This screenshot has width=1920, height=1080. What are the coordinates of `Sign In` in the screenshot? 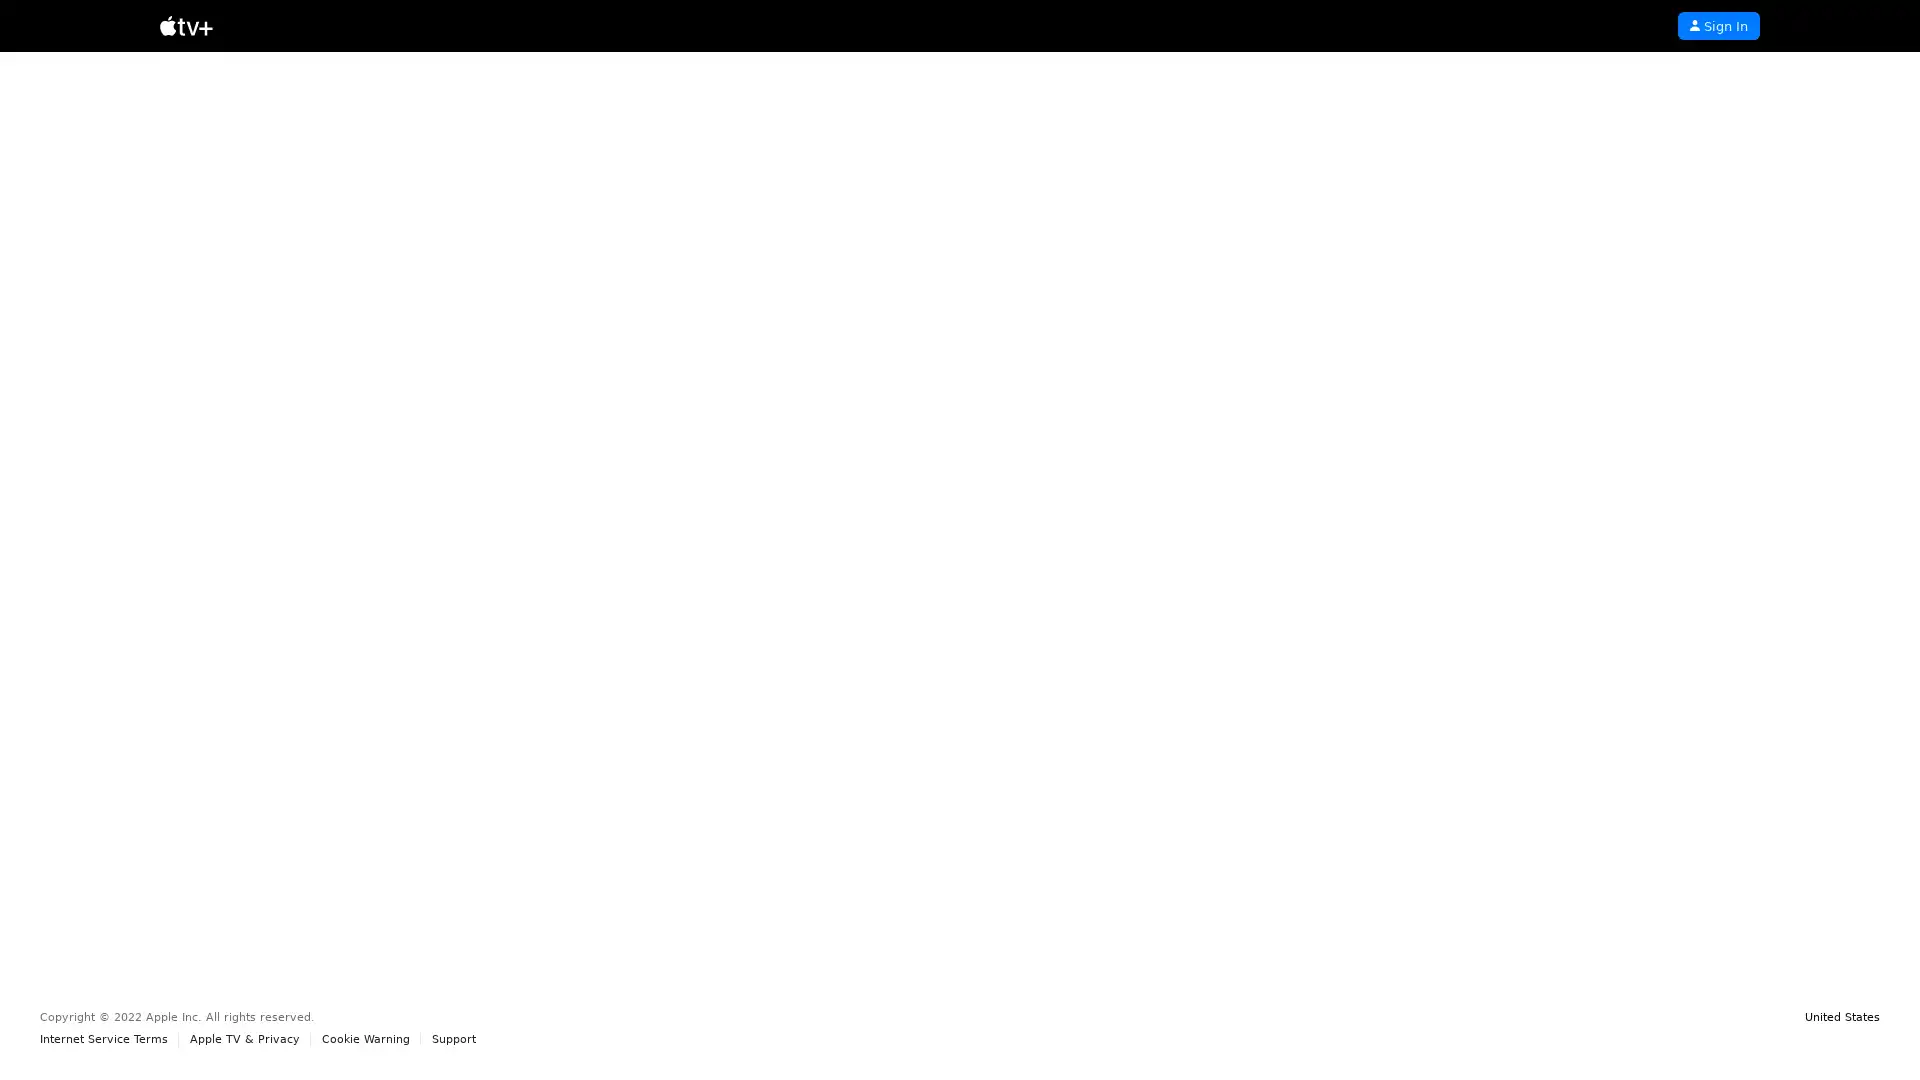 It's located at (1717, 26).